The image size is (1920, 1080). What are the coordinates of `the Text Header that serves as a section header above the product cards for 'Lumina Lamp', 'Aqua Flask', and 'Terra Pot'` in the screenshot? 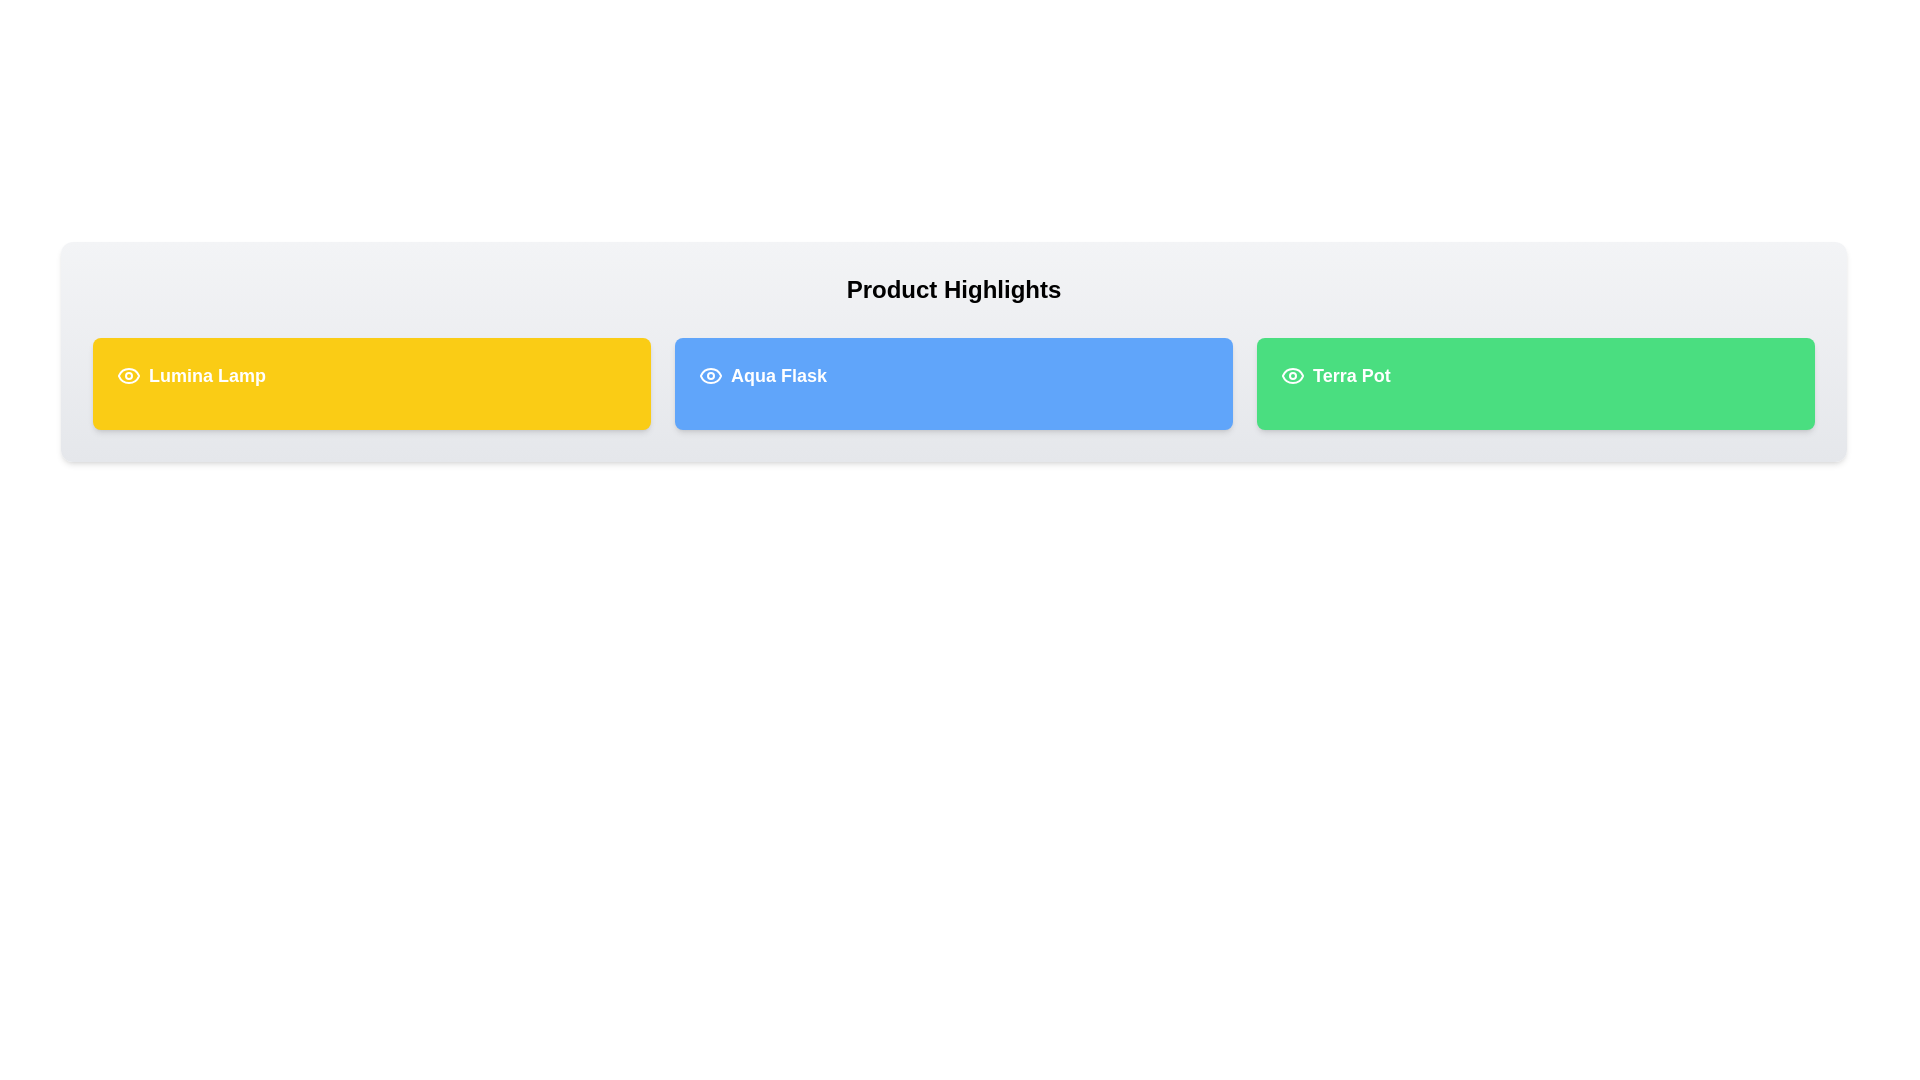 It's located at (953, 289).